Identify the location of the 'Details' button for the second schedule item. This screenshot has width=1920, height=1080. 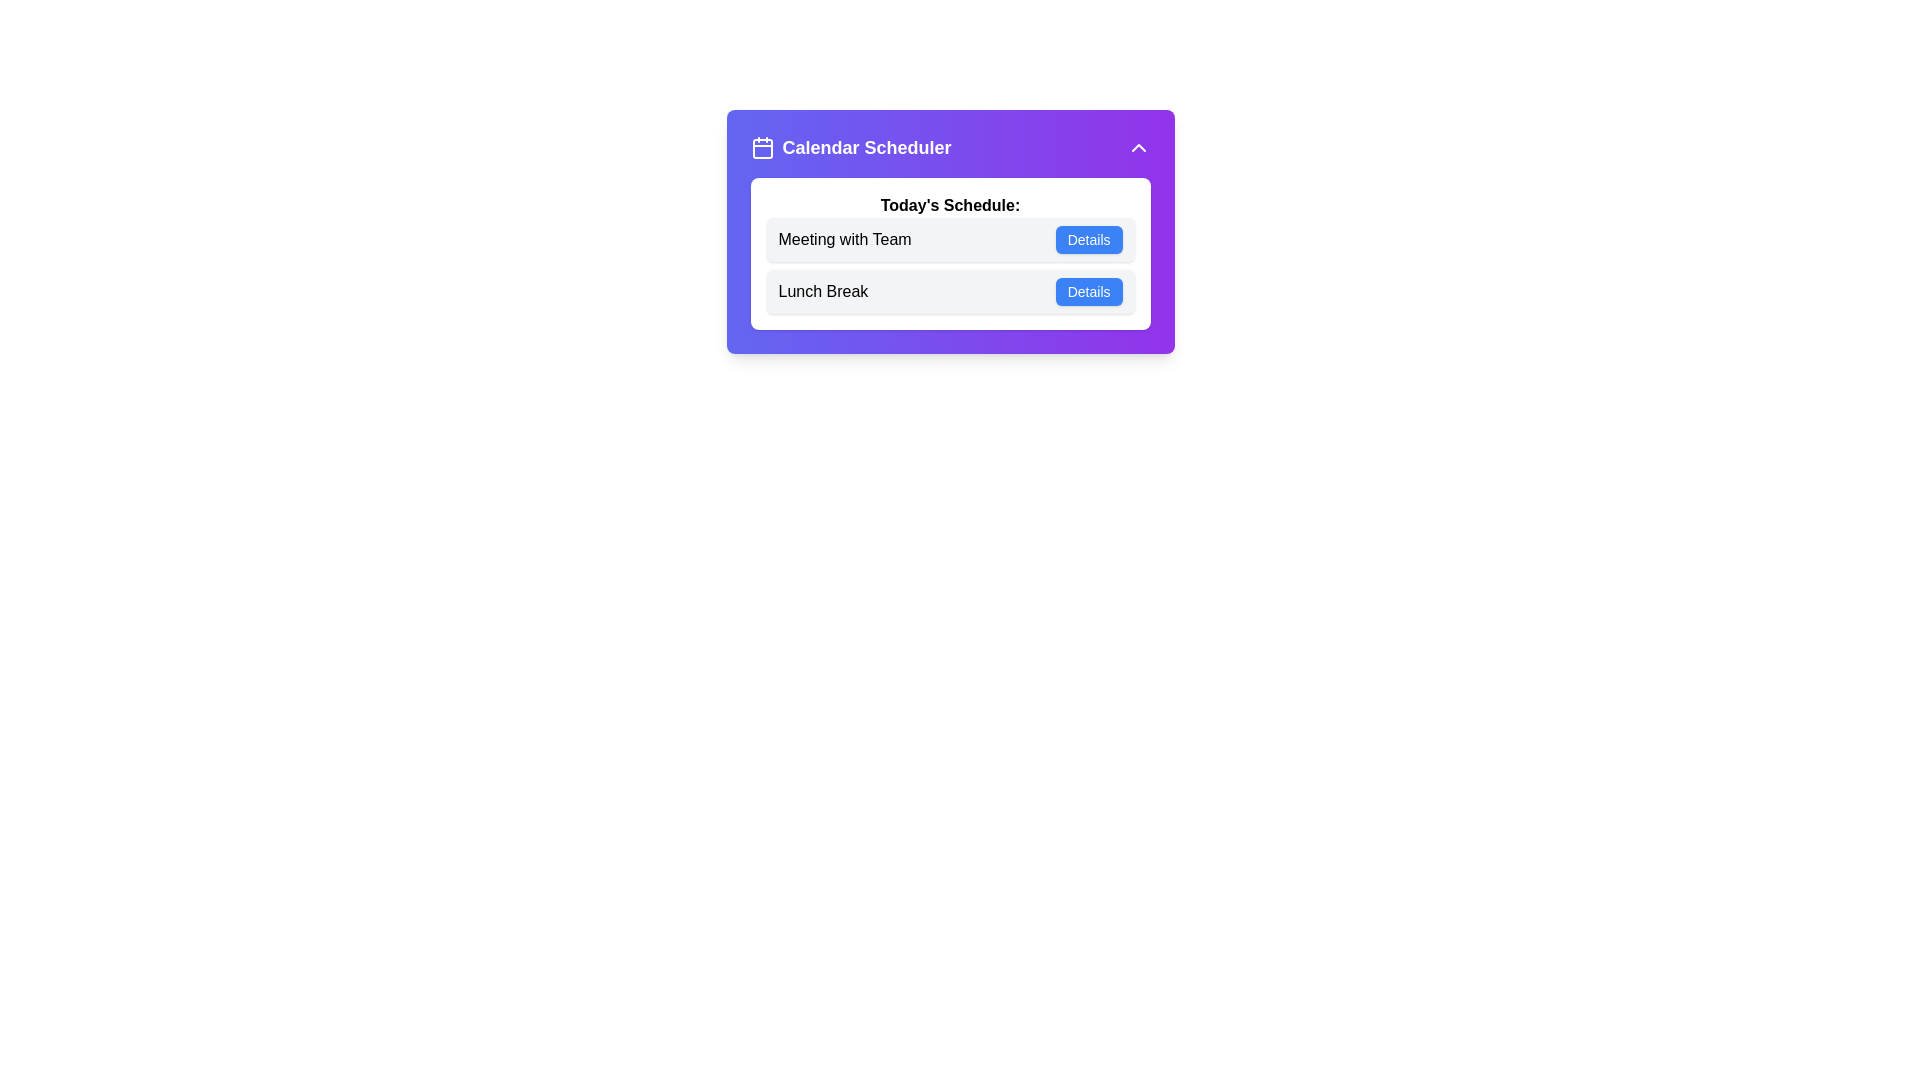
(1088, 292).